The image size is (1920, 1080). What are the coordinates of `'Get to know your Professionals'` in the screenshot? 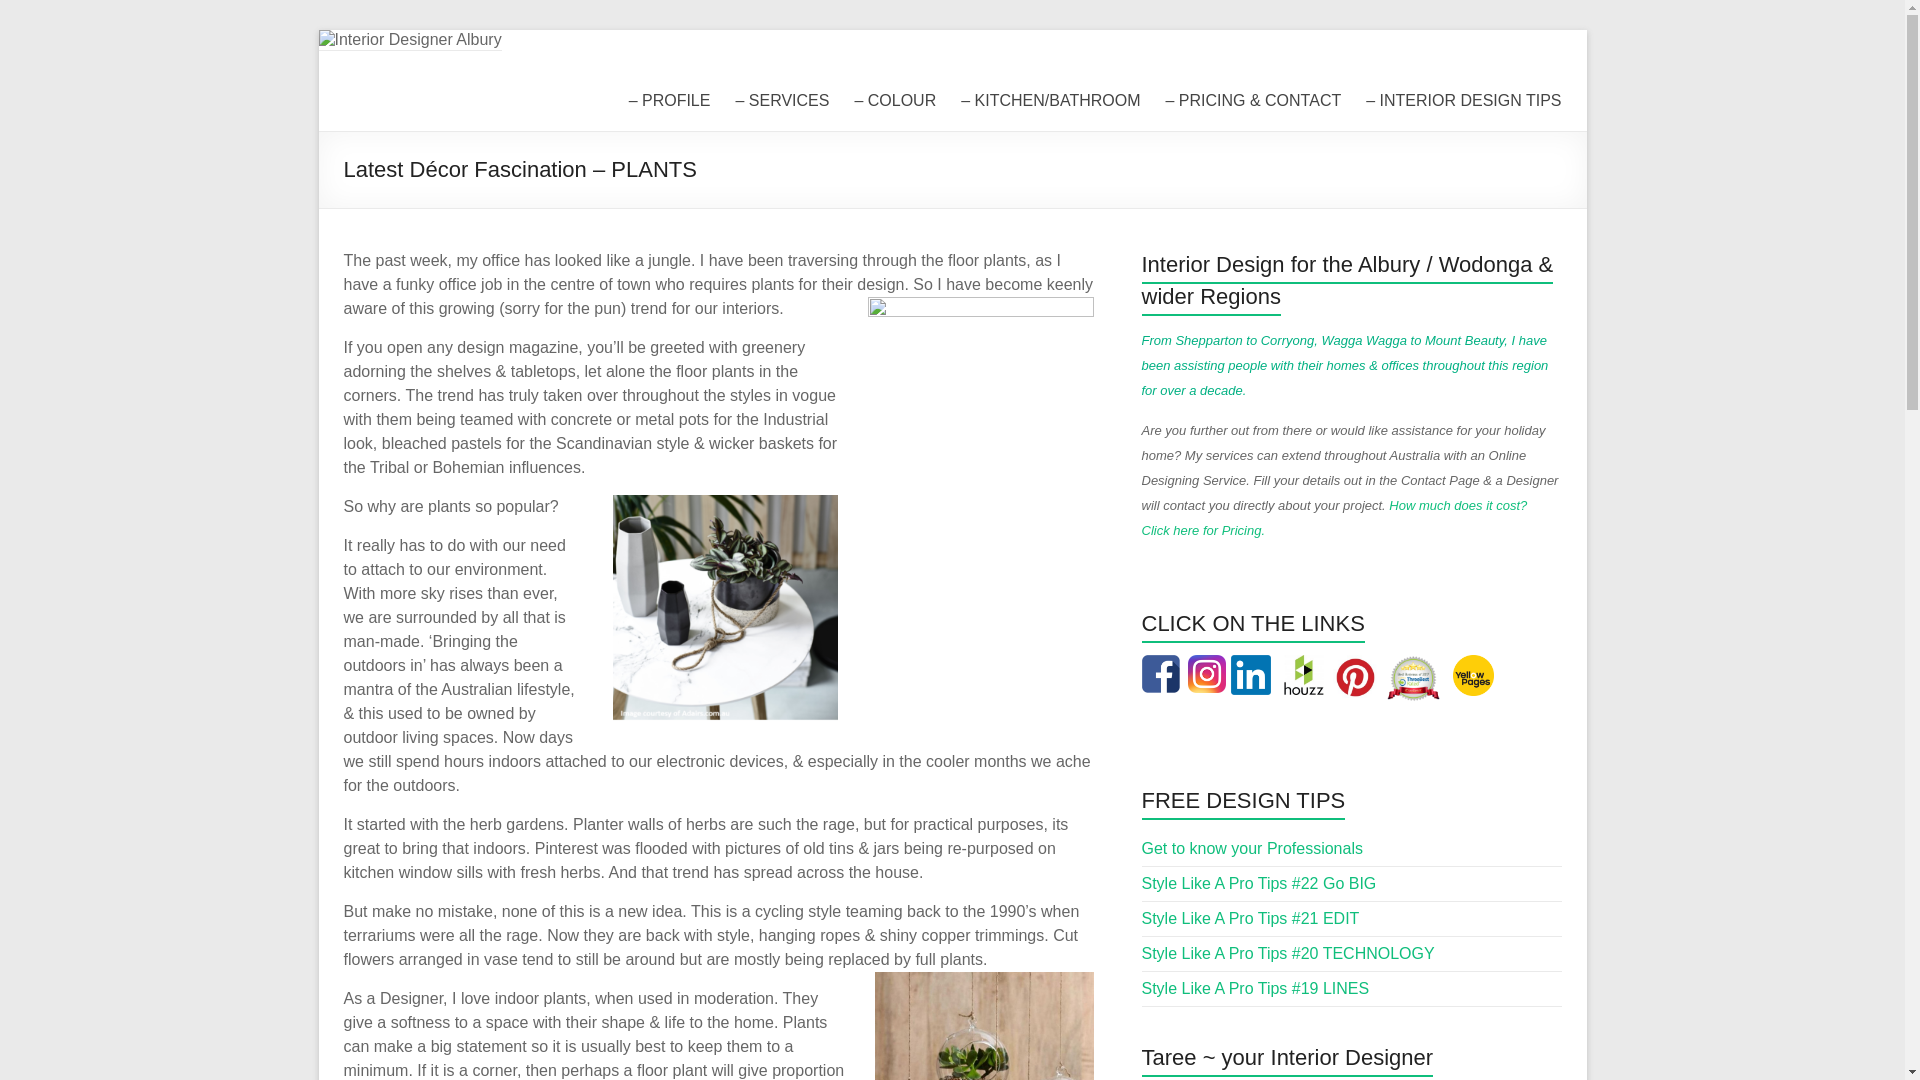 It's located at (1142, 848).